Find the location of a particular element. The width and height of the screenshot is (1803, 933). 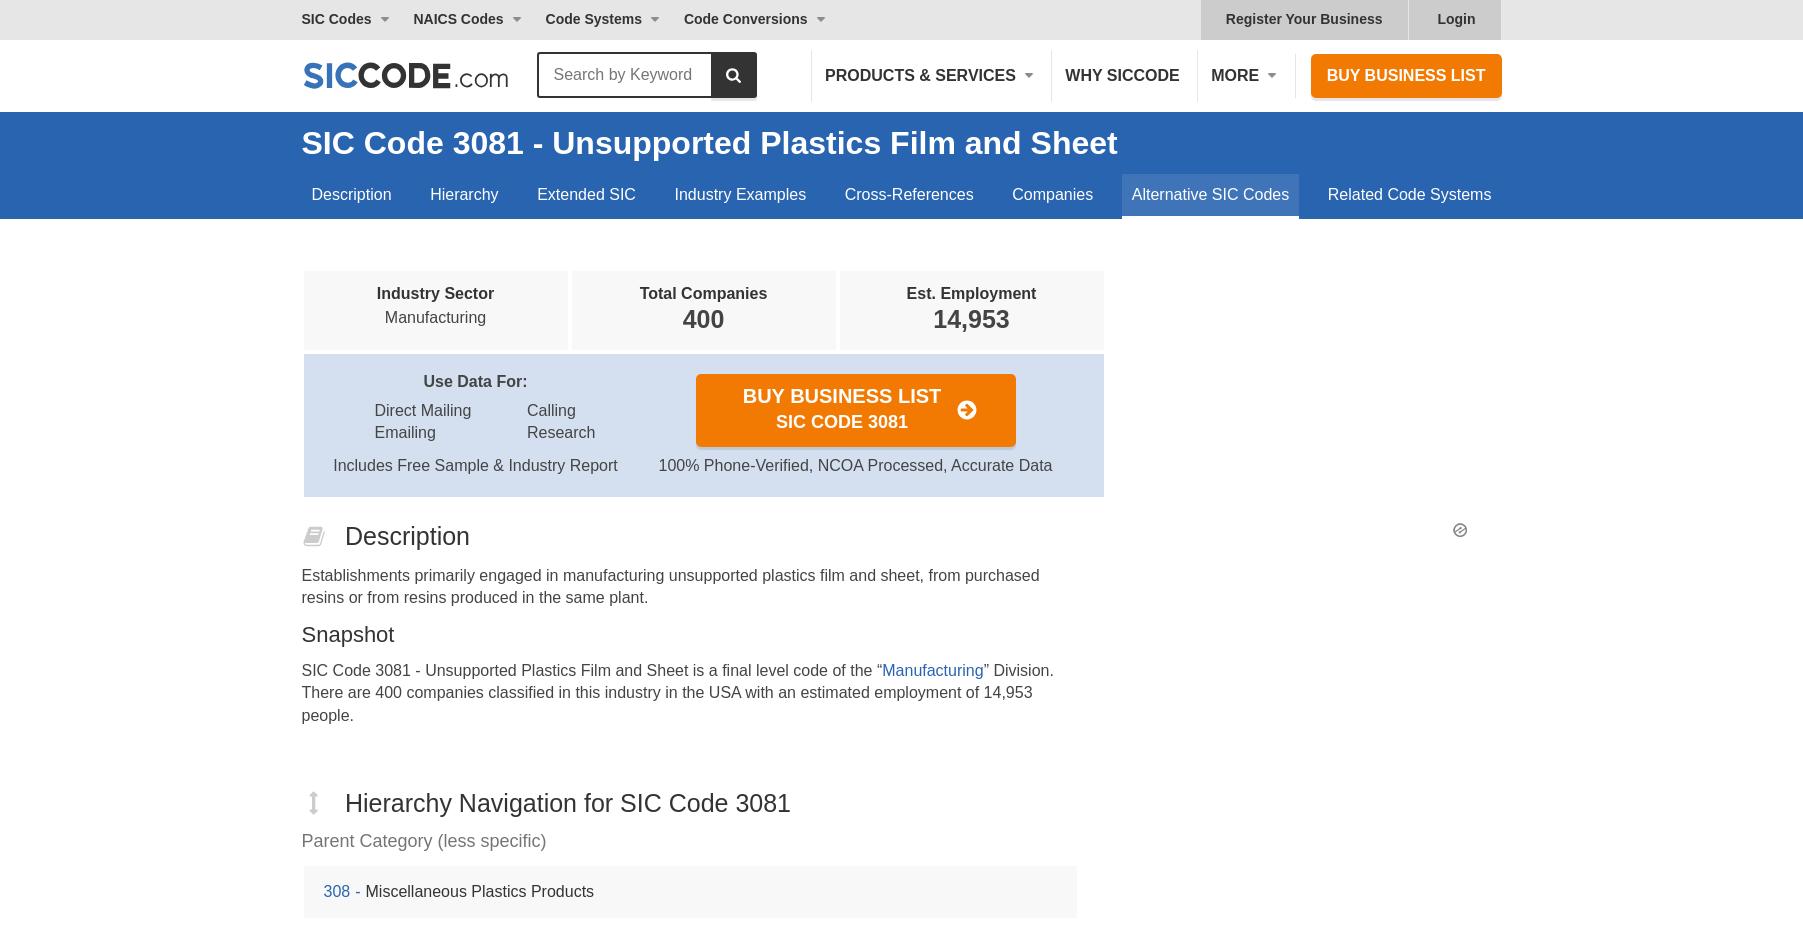

'Total Companies' is located at coordinates (701, 293).